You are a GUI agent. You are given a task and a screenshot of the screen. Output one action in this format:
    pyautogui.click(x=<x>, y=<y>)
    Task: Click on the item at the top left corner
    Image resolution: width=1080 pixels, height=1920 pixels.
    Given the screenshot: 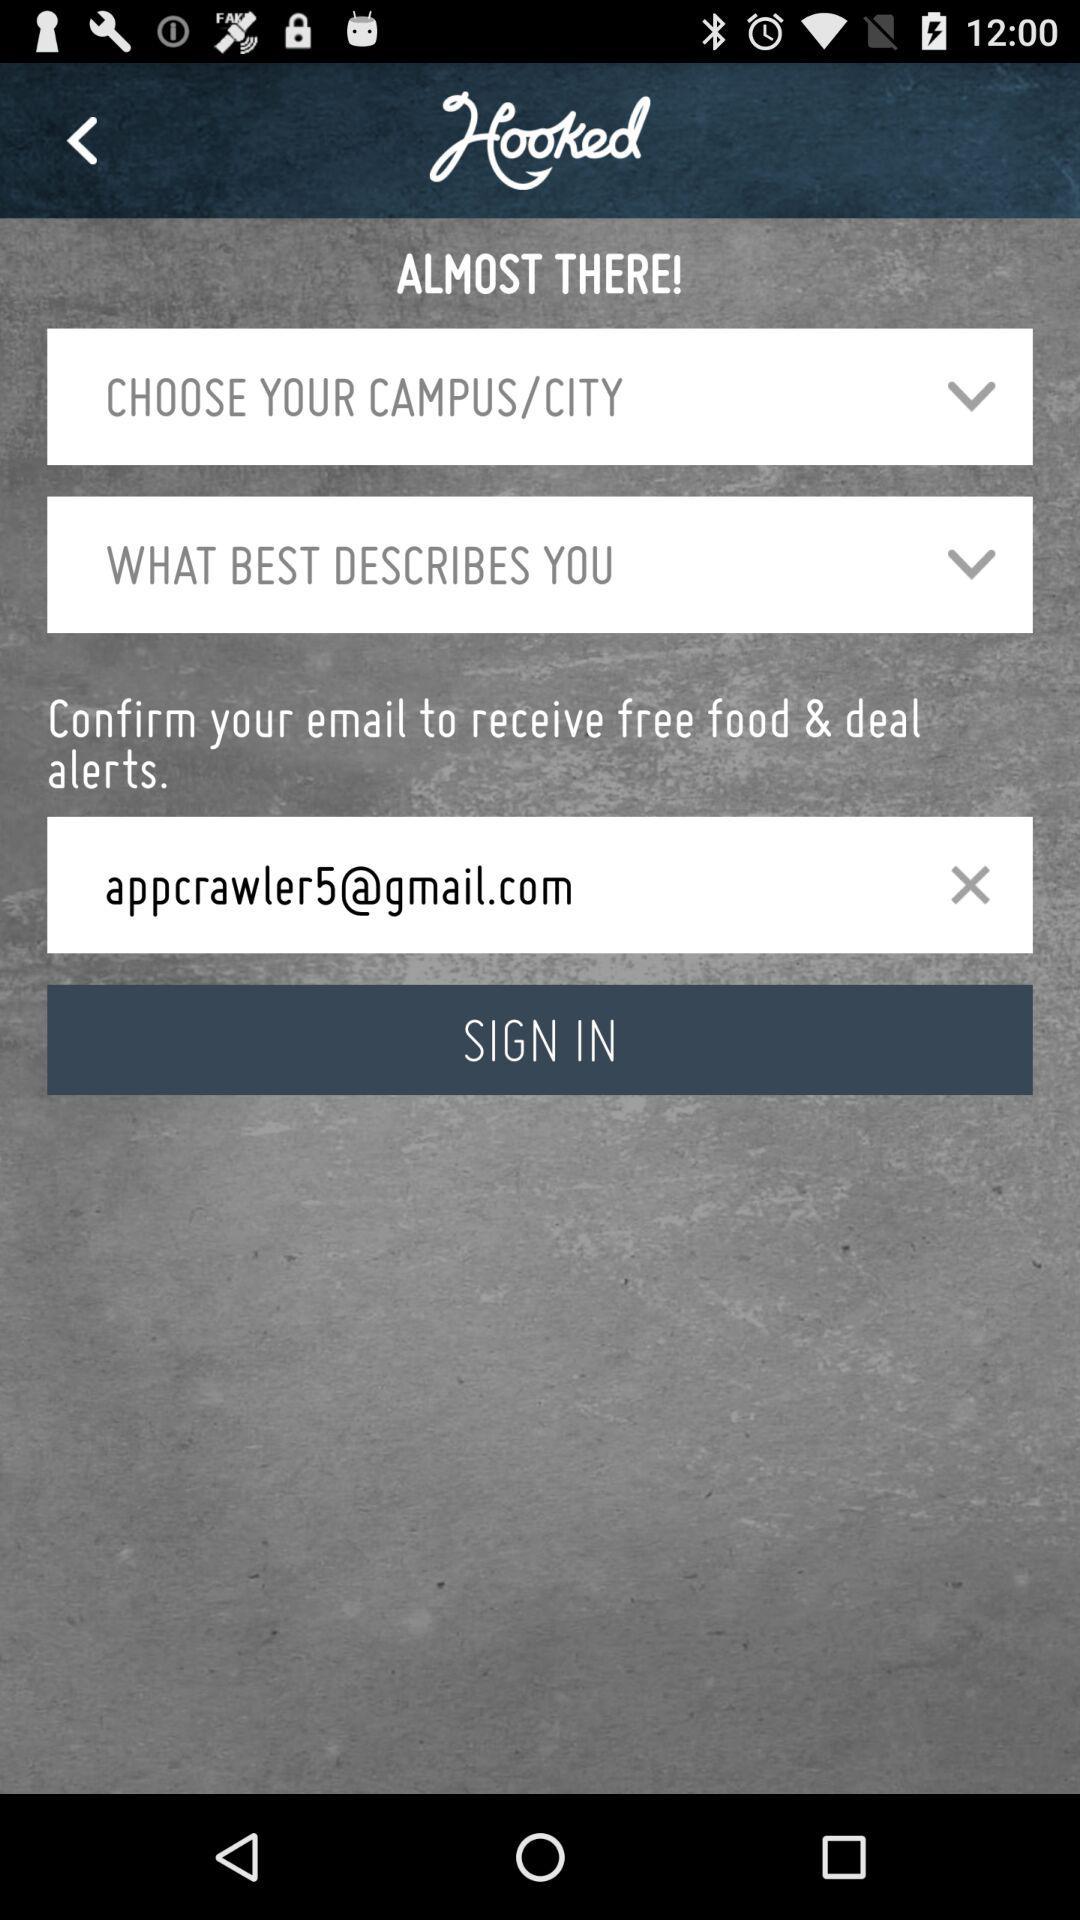 What is the action you would take?
    pyautogui.click(x=80, y=139)
    